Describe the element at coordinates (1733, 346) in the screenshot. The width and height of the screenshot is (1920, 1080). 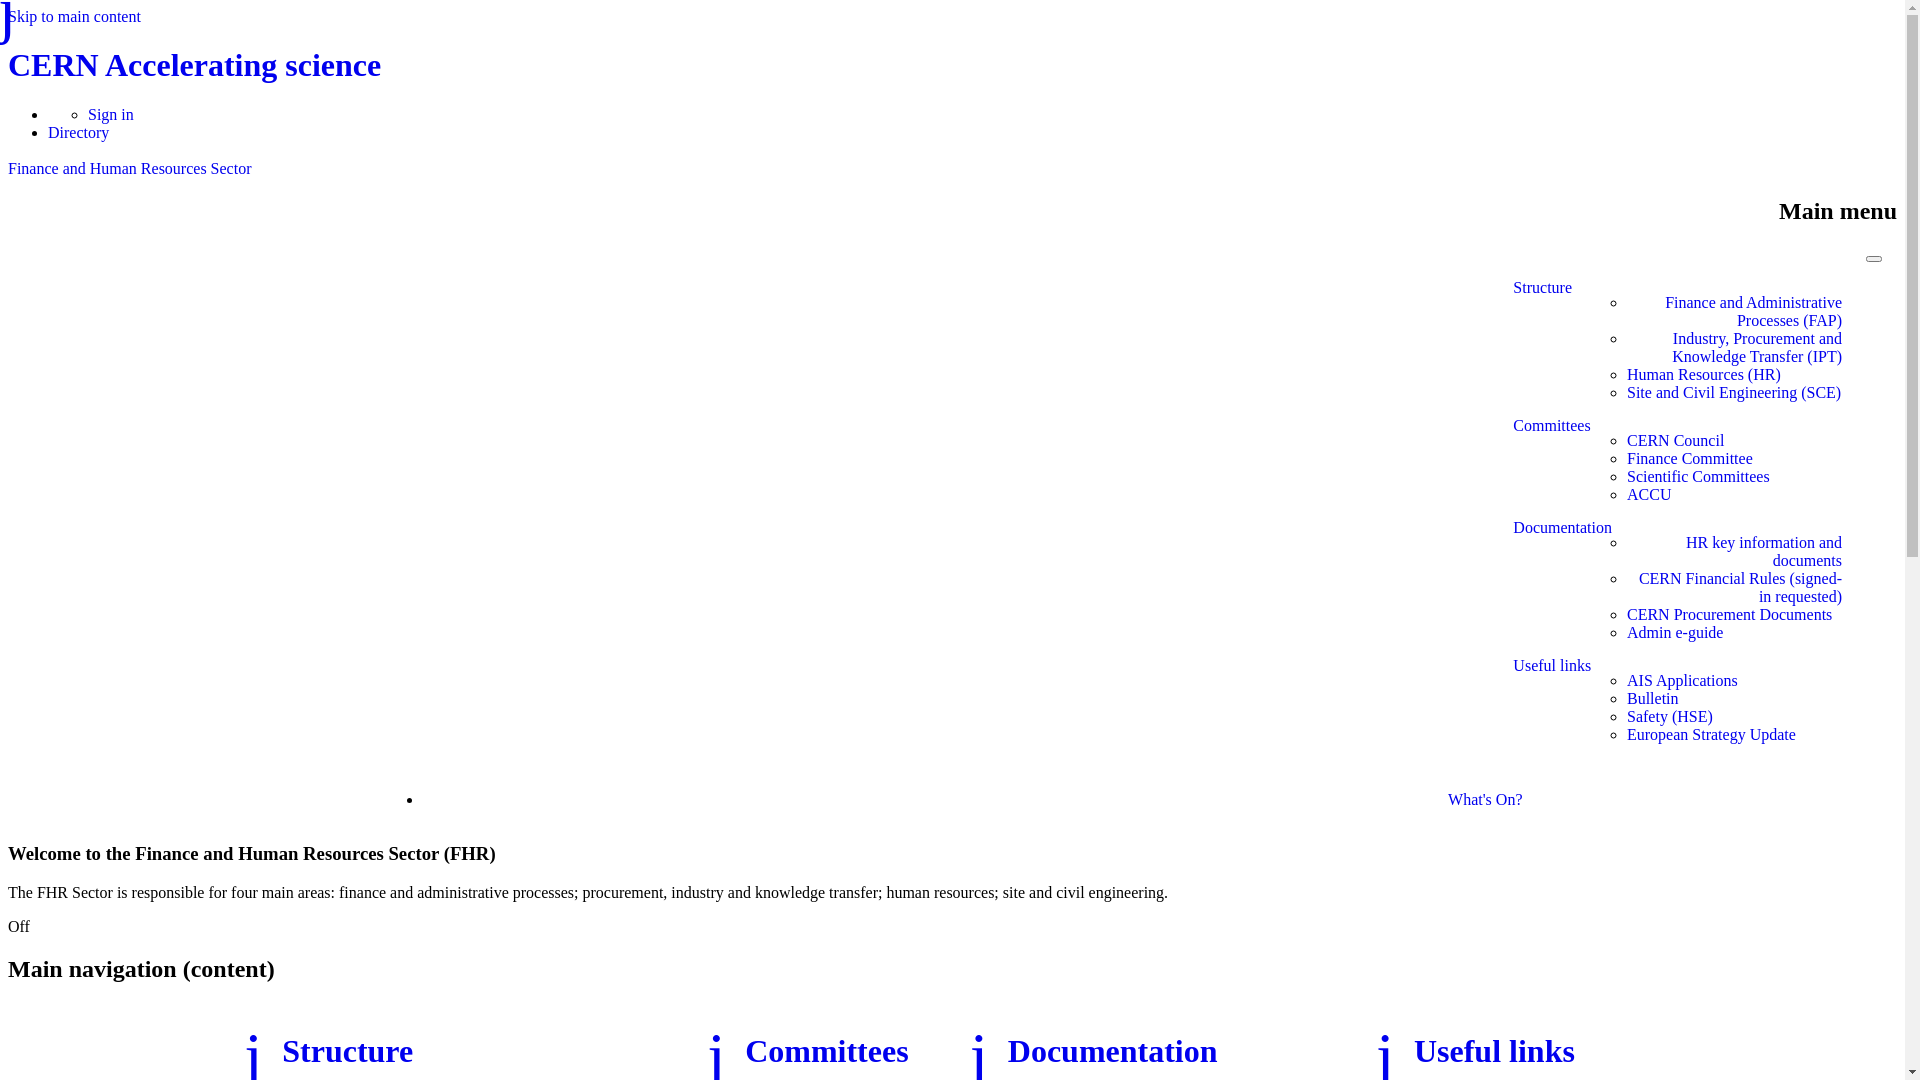
I see `'Industry, Procurement and Knowledge Transfer (IPT)'` at that location.